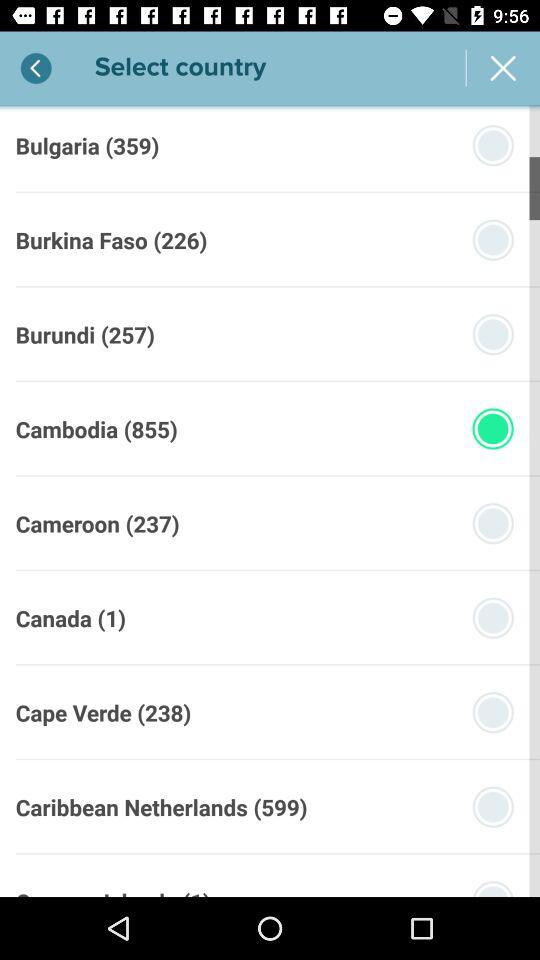 This screenshot has width=540, height=960. I want to click on the bulgaria (359) item, so click(86, 144).